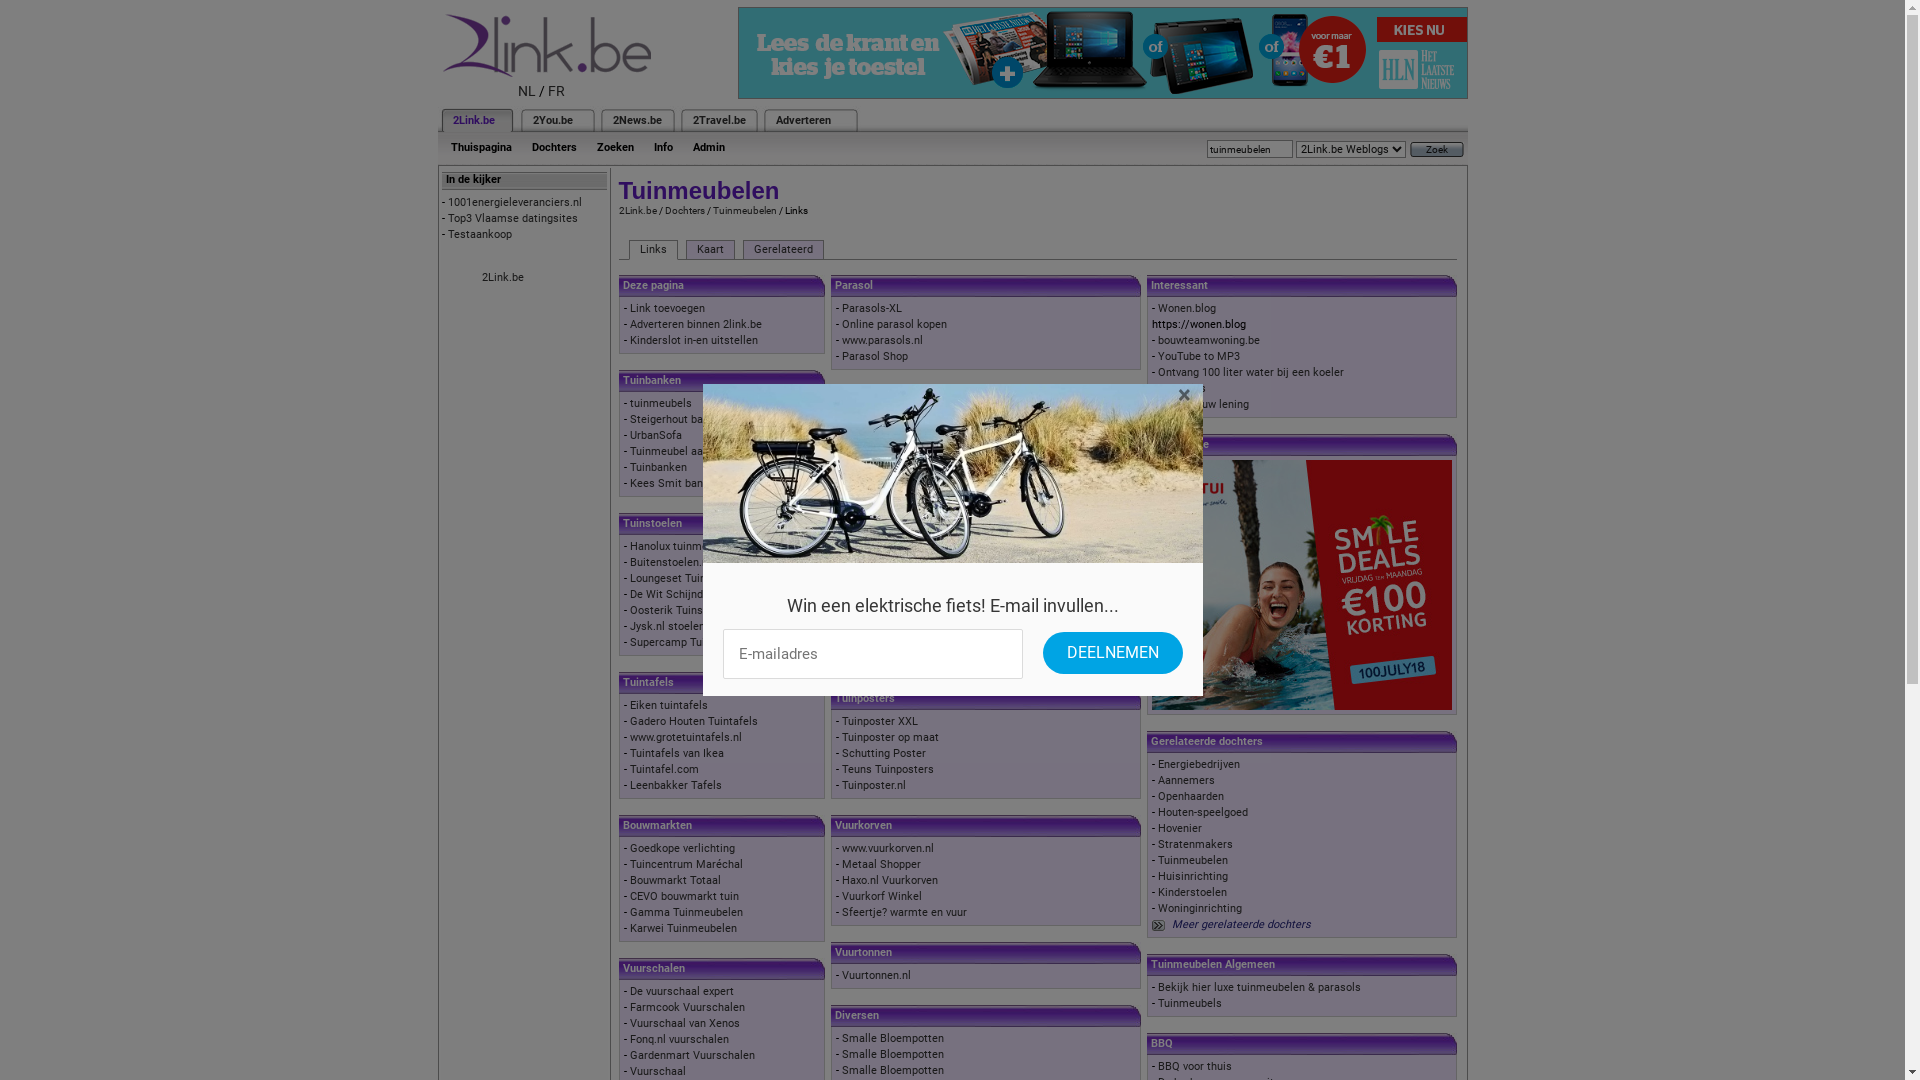 Image resolution: width=1920 pixels, height=1080 pixels. I want to click on '2Travel.be', so click(718, 120).